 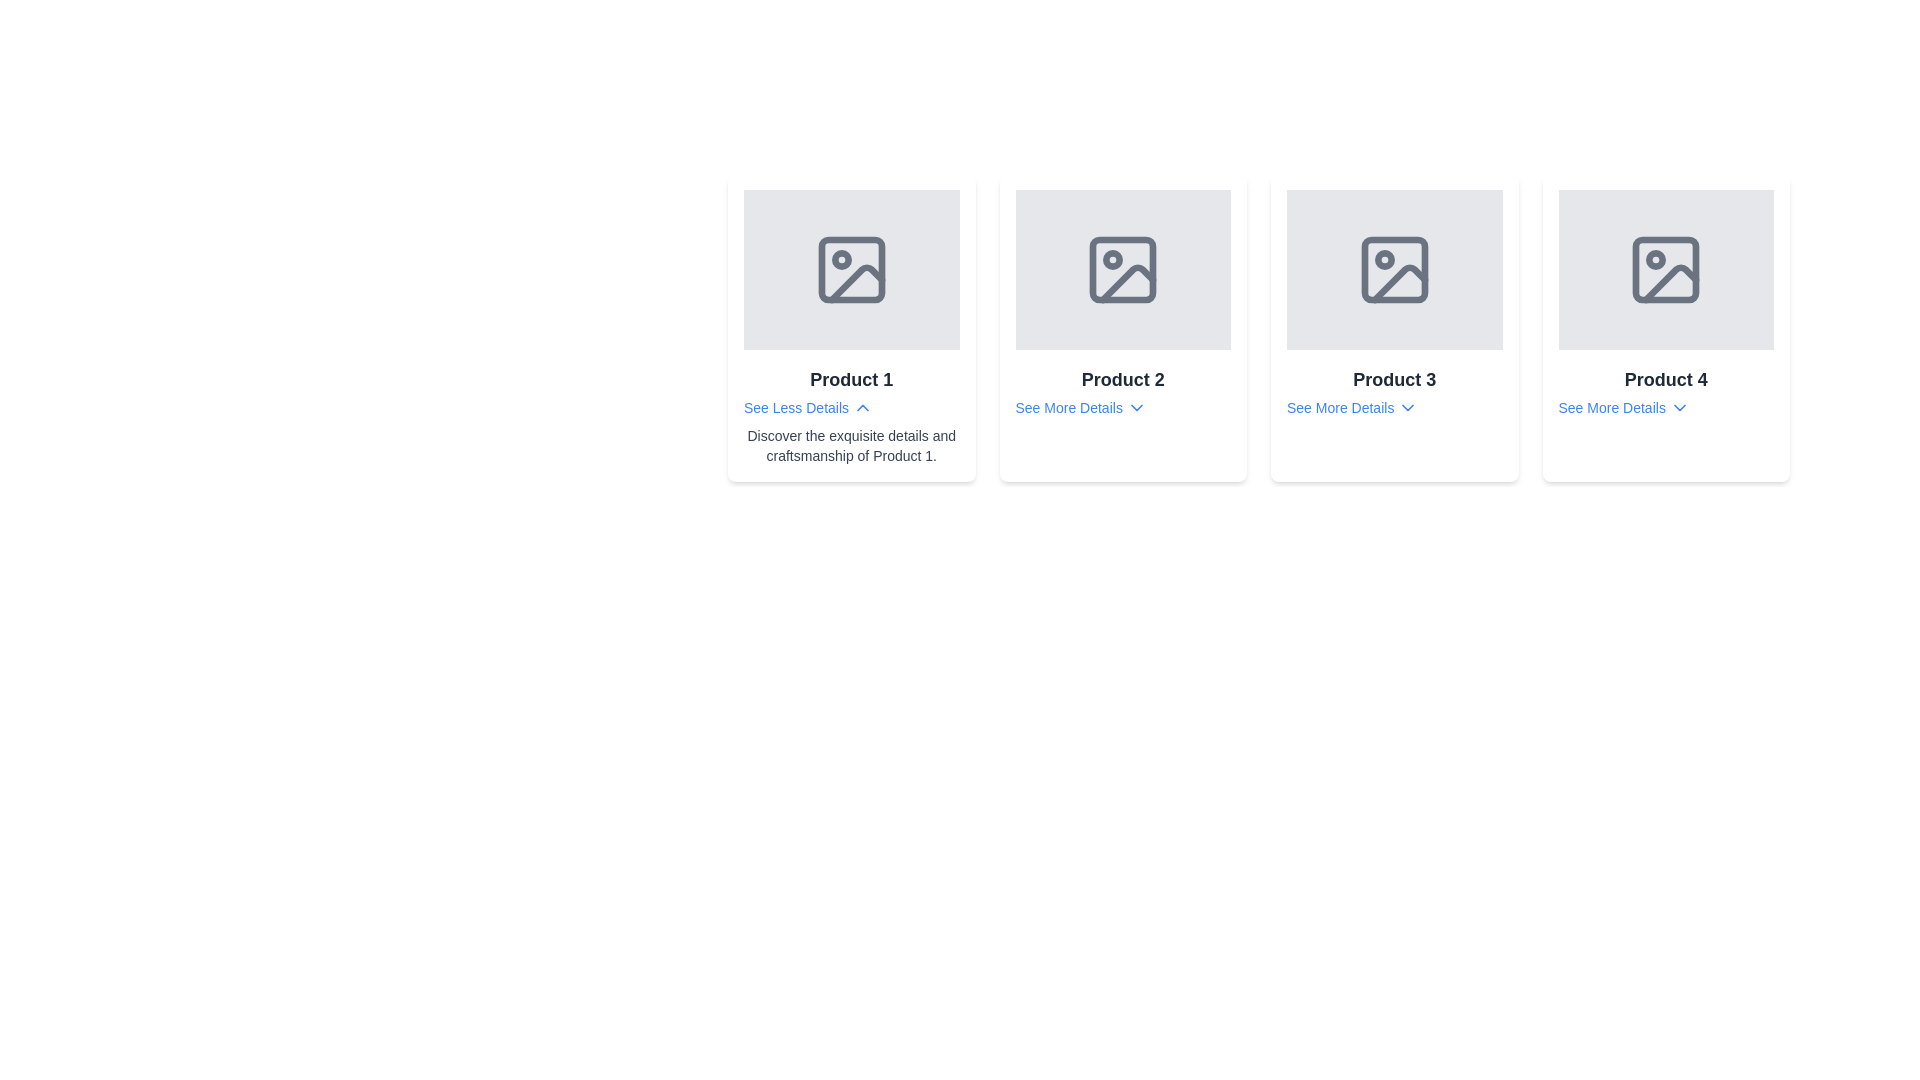 I want to click on the image placeholder located at the top section of the 'Product 1' card, so click(x=851, y=270).